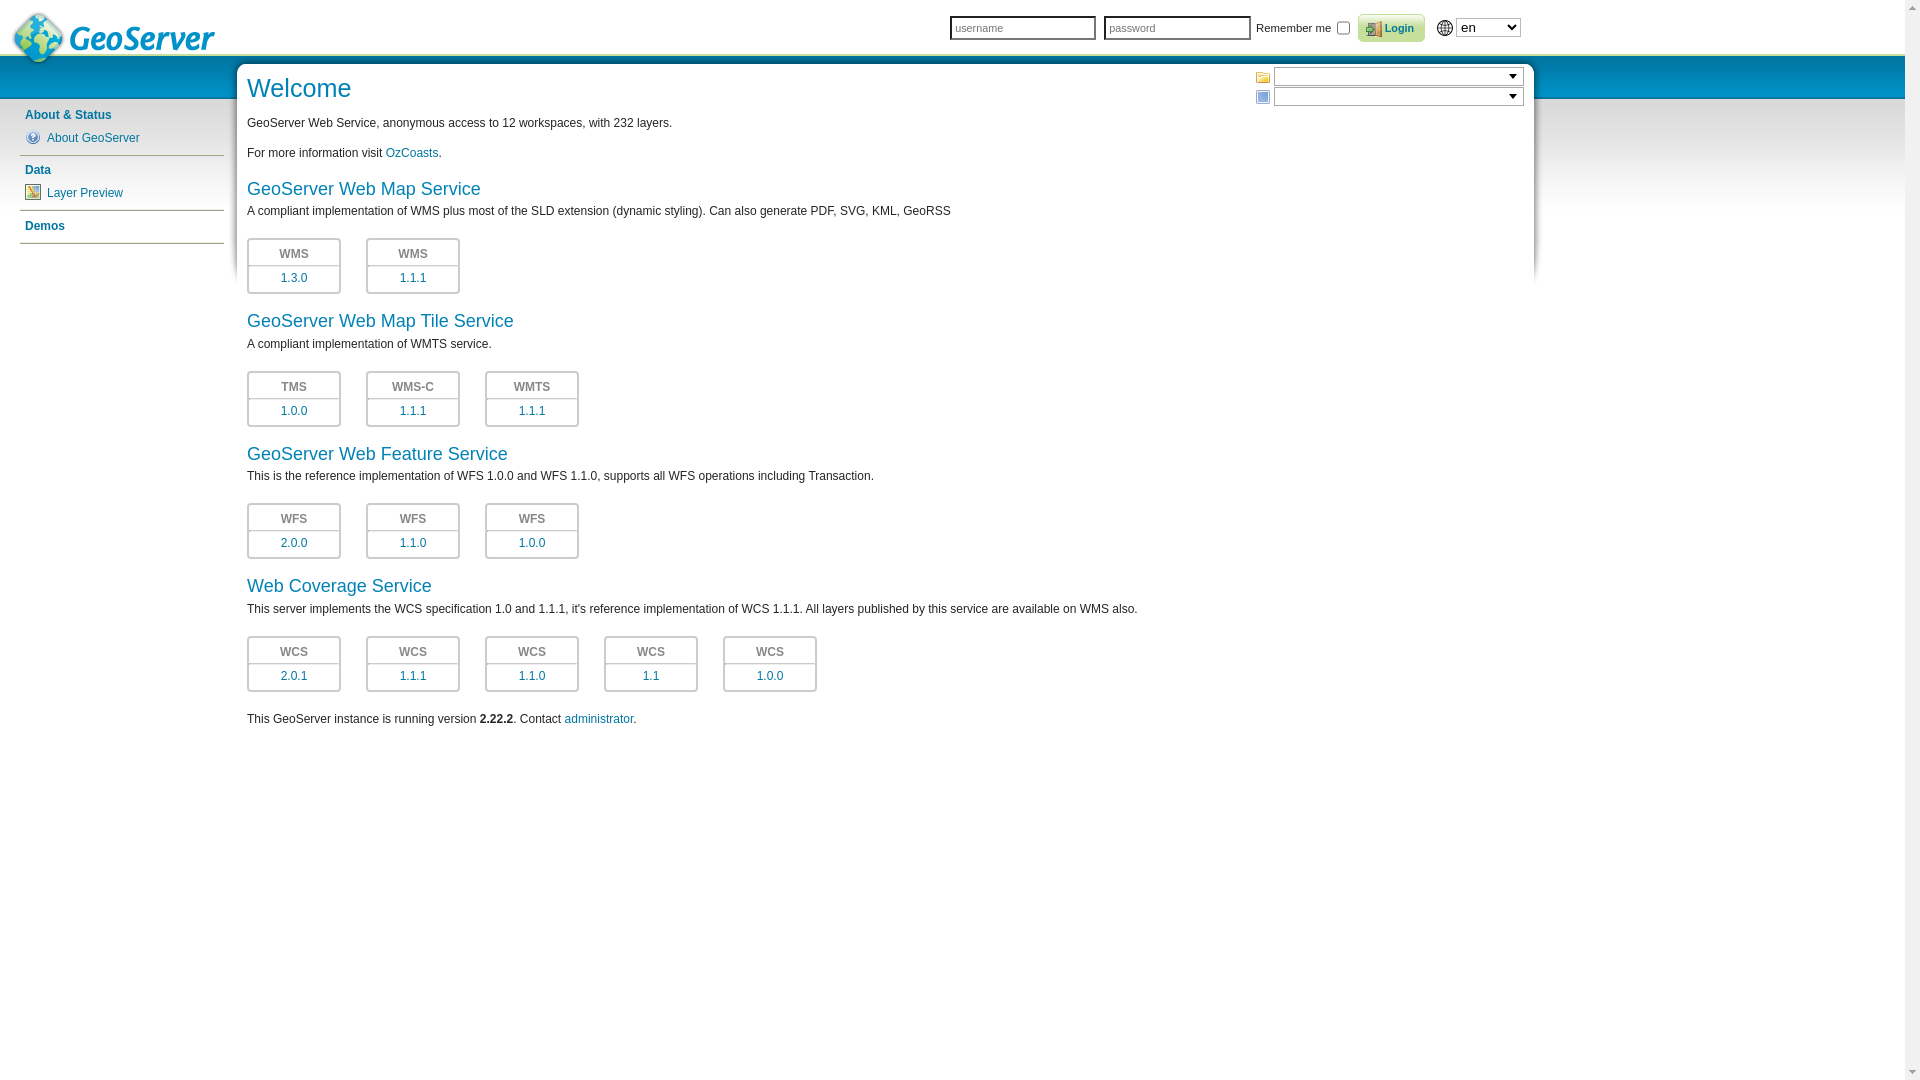  I want to click on 'WMS, so click(292, 265).